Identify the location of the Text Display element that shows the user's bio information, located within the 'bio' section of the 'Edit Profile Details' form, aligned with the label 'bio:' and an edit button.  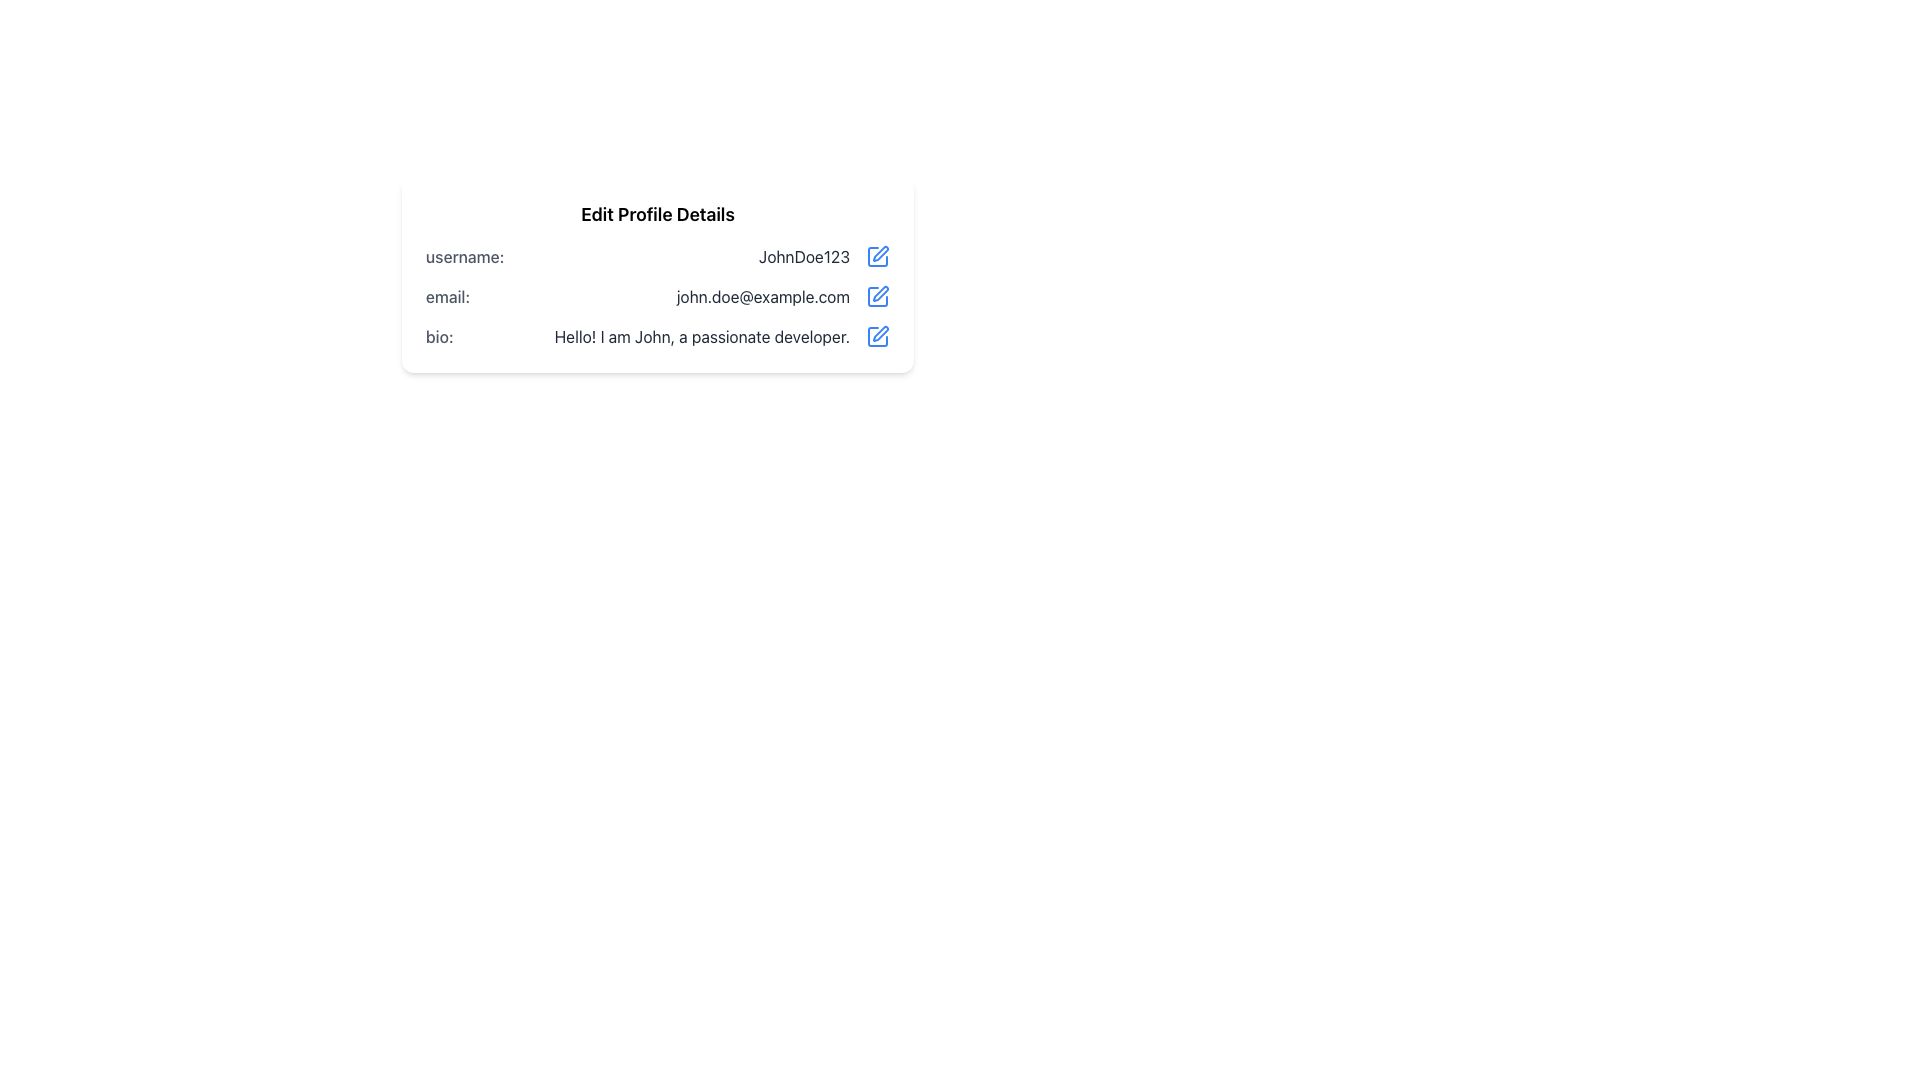
(702, 335).